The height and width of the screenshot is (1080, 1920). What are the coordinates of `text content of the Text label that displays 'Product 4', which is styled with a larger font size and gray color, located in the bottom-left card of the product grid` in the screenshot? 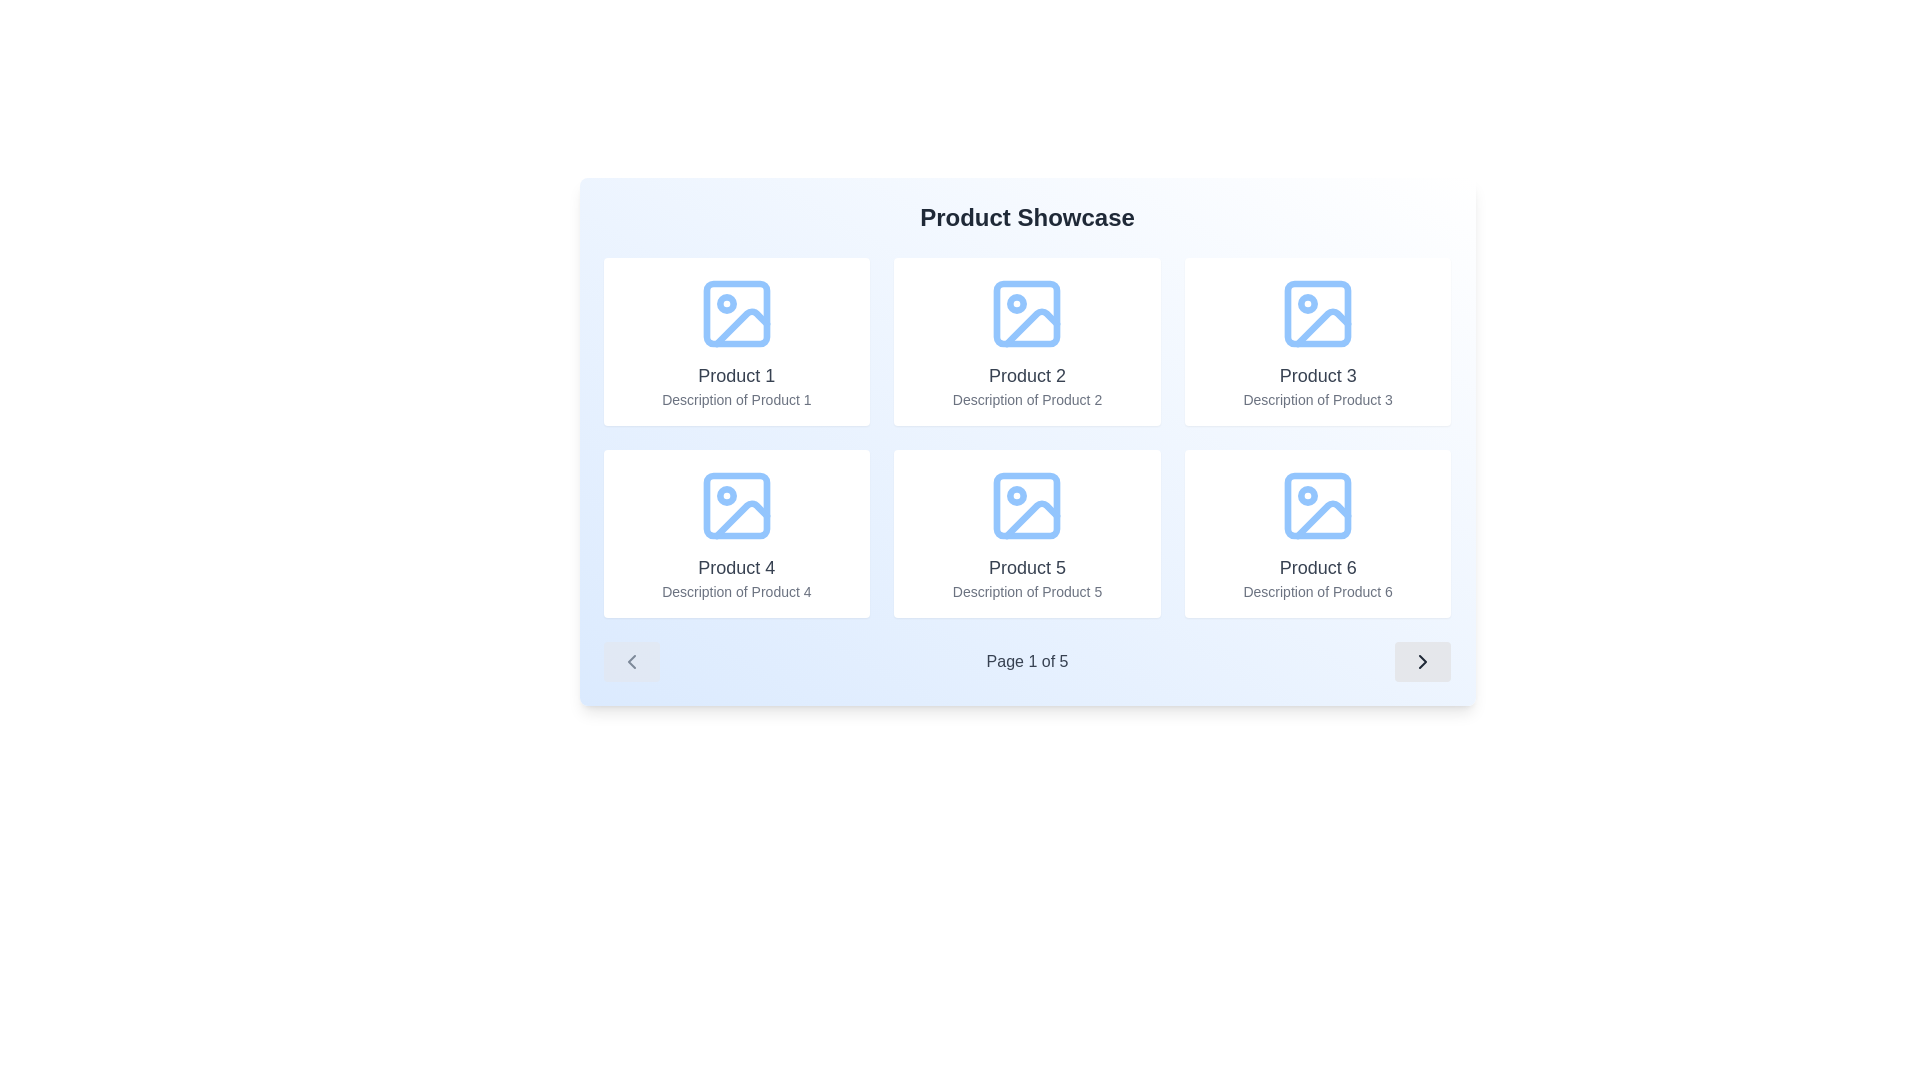 It's located at (735, 567).